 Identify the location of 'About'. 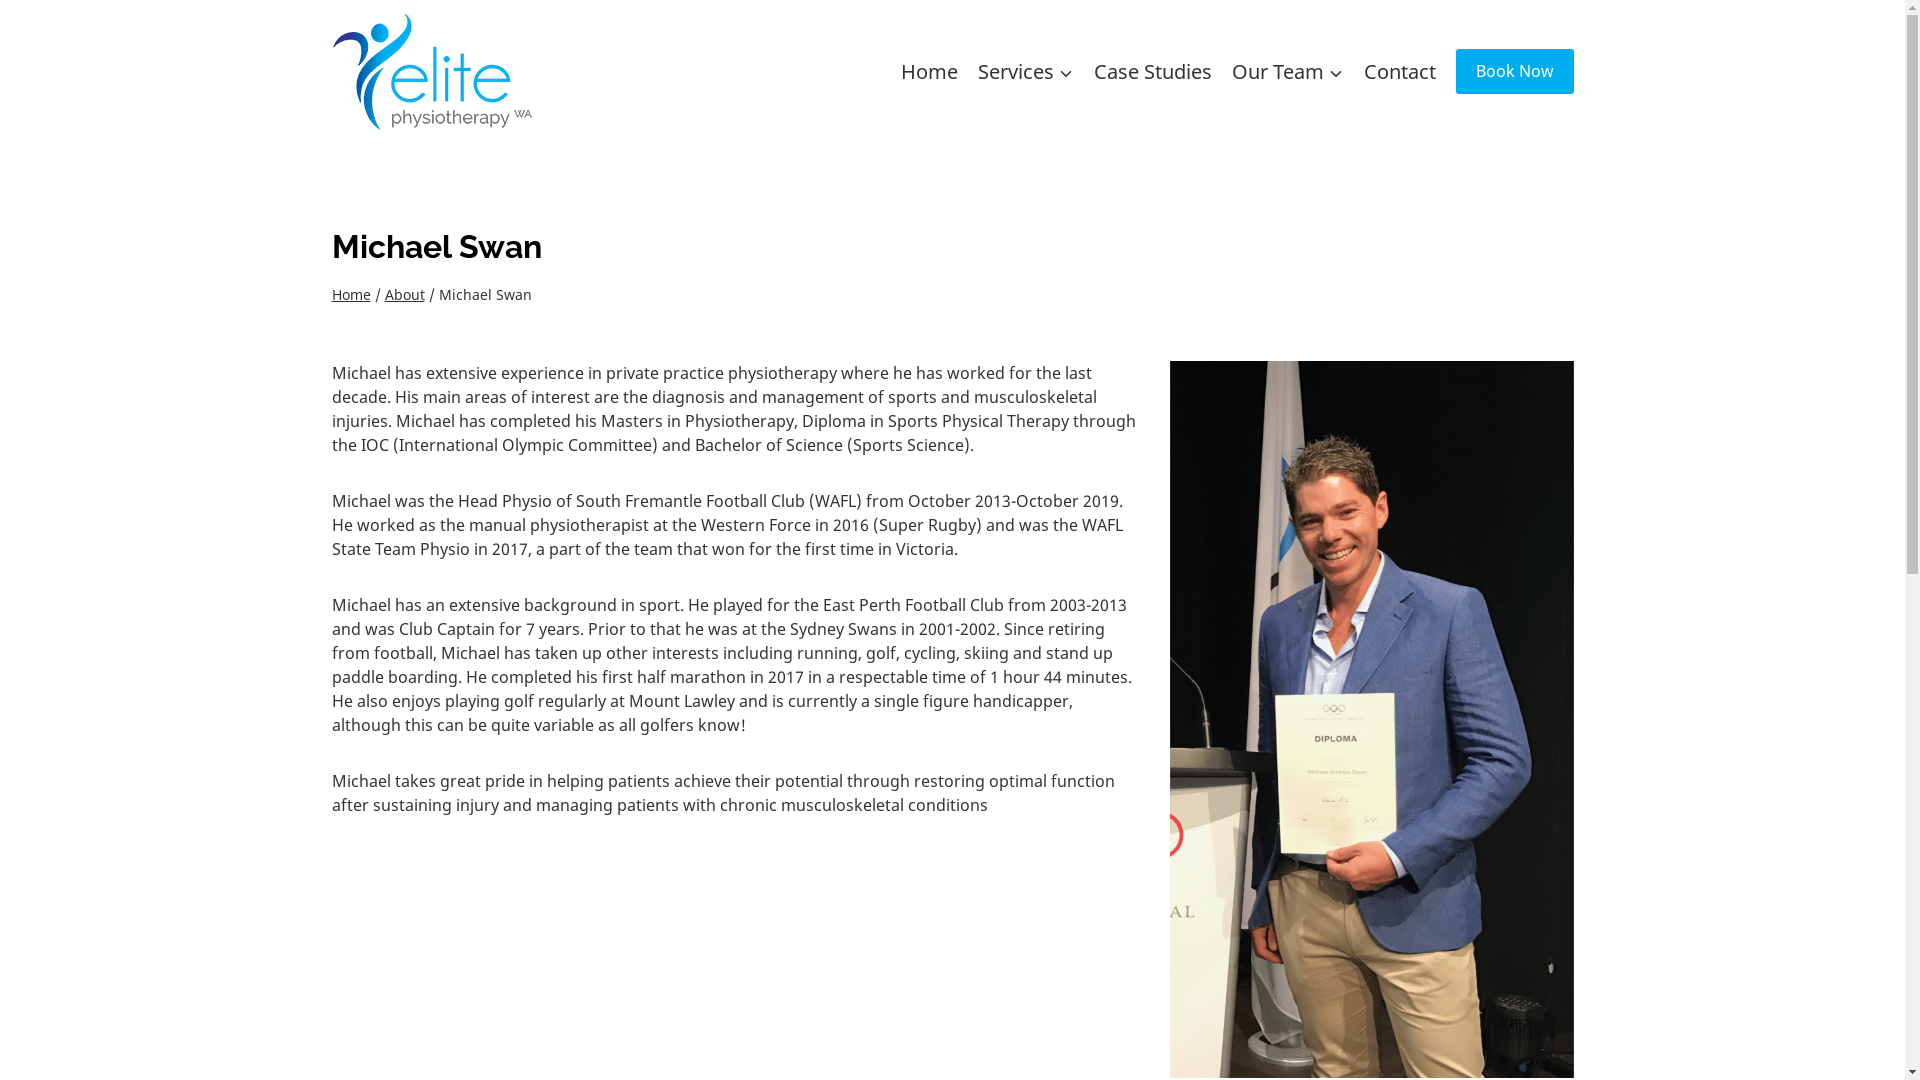
(402, 294).